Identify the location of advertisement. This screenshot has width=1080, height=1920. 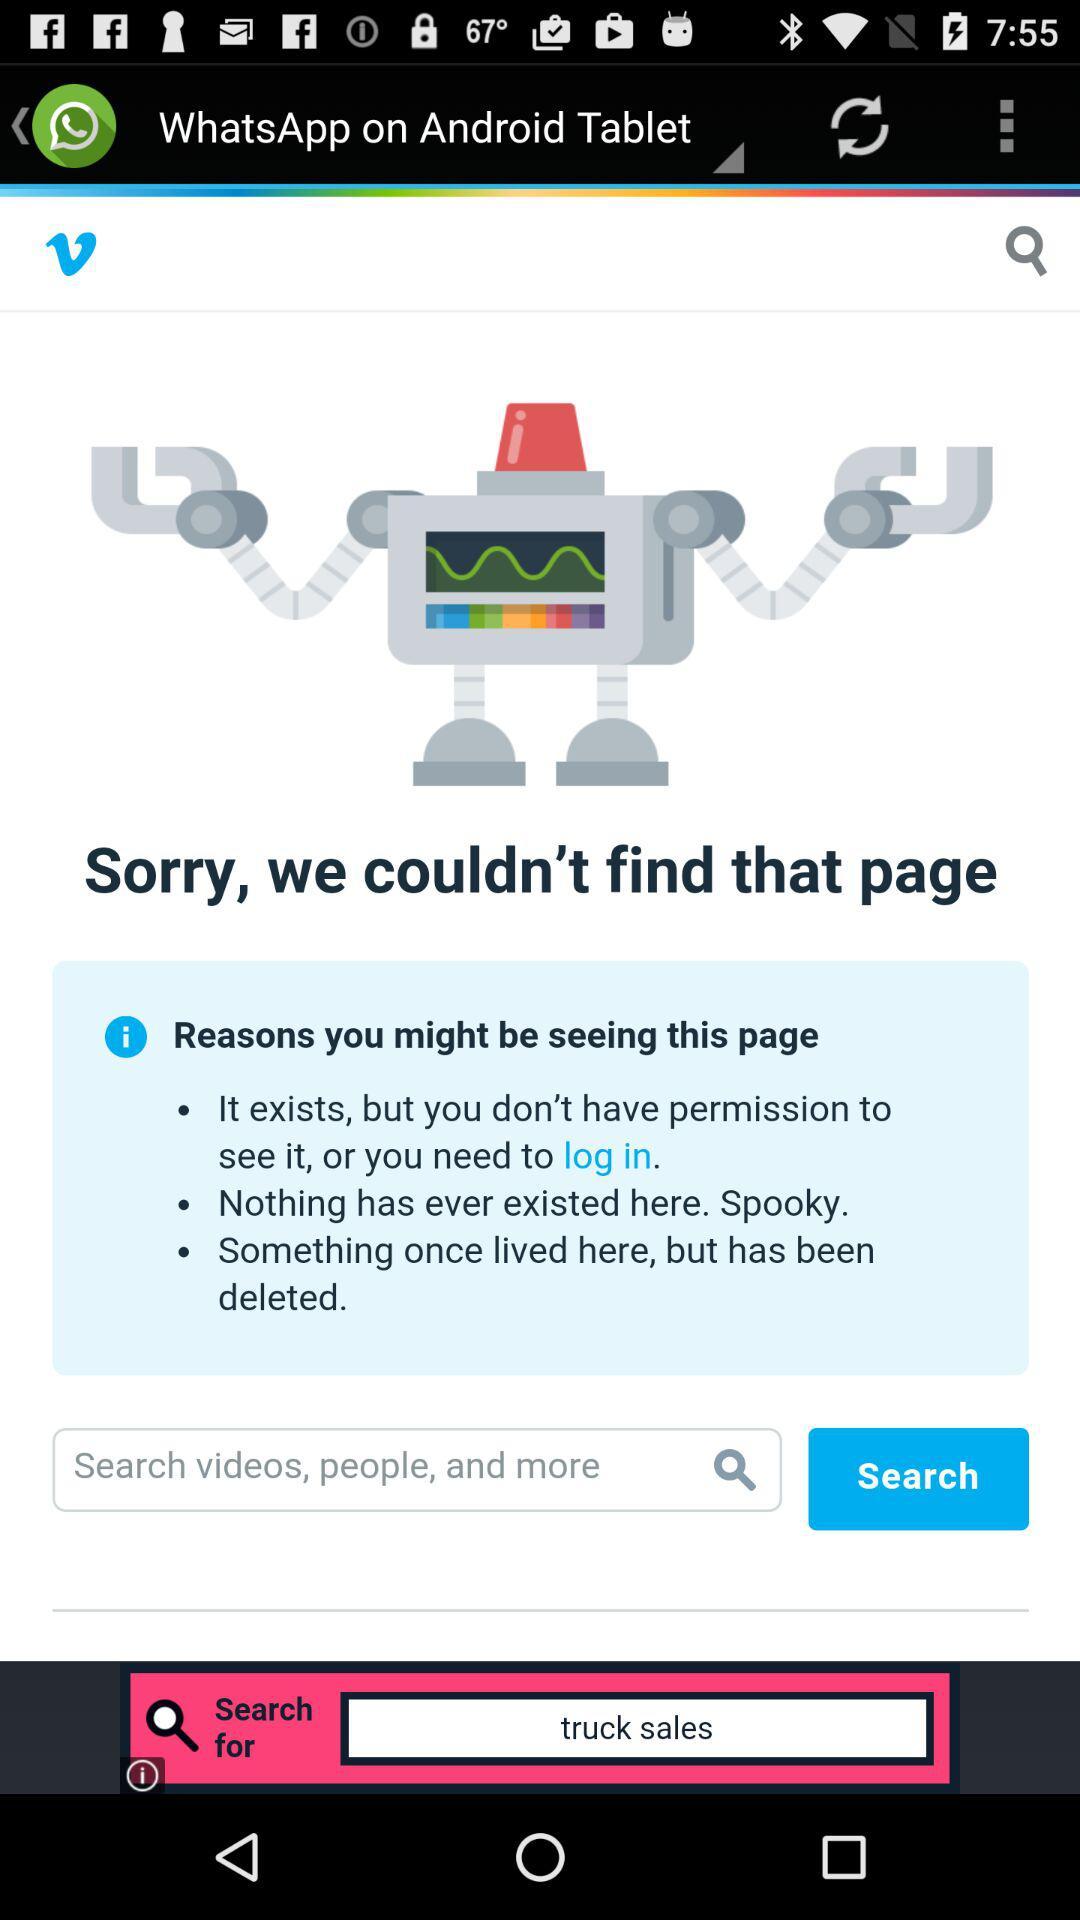
(540, 924).